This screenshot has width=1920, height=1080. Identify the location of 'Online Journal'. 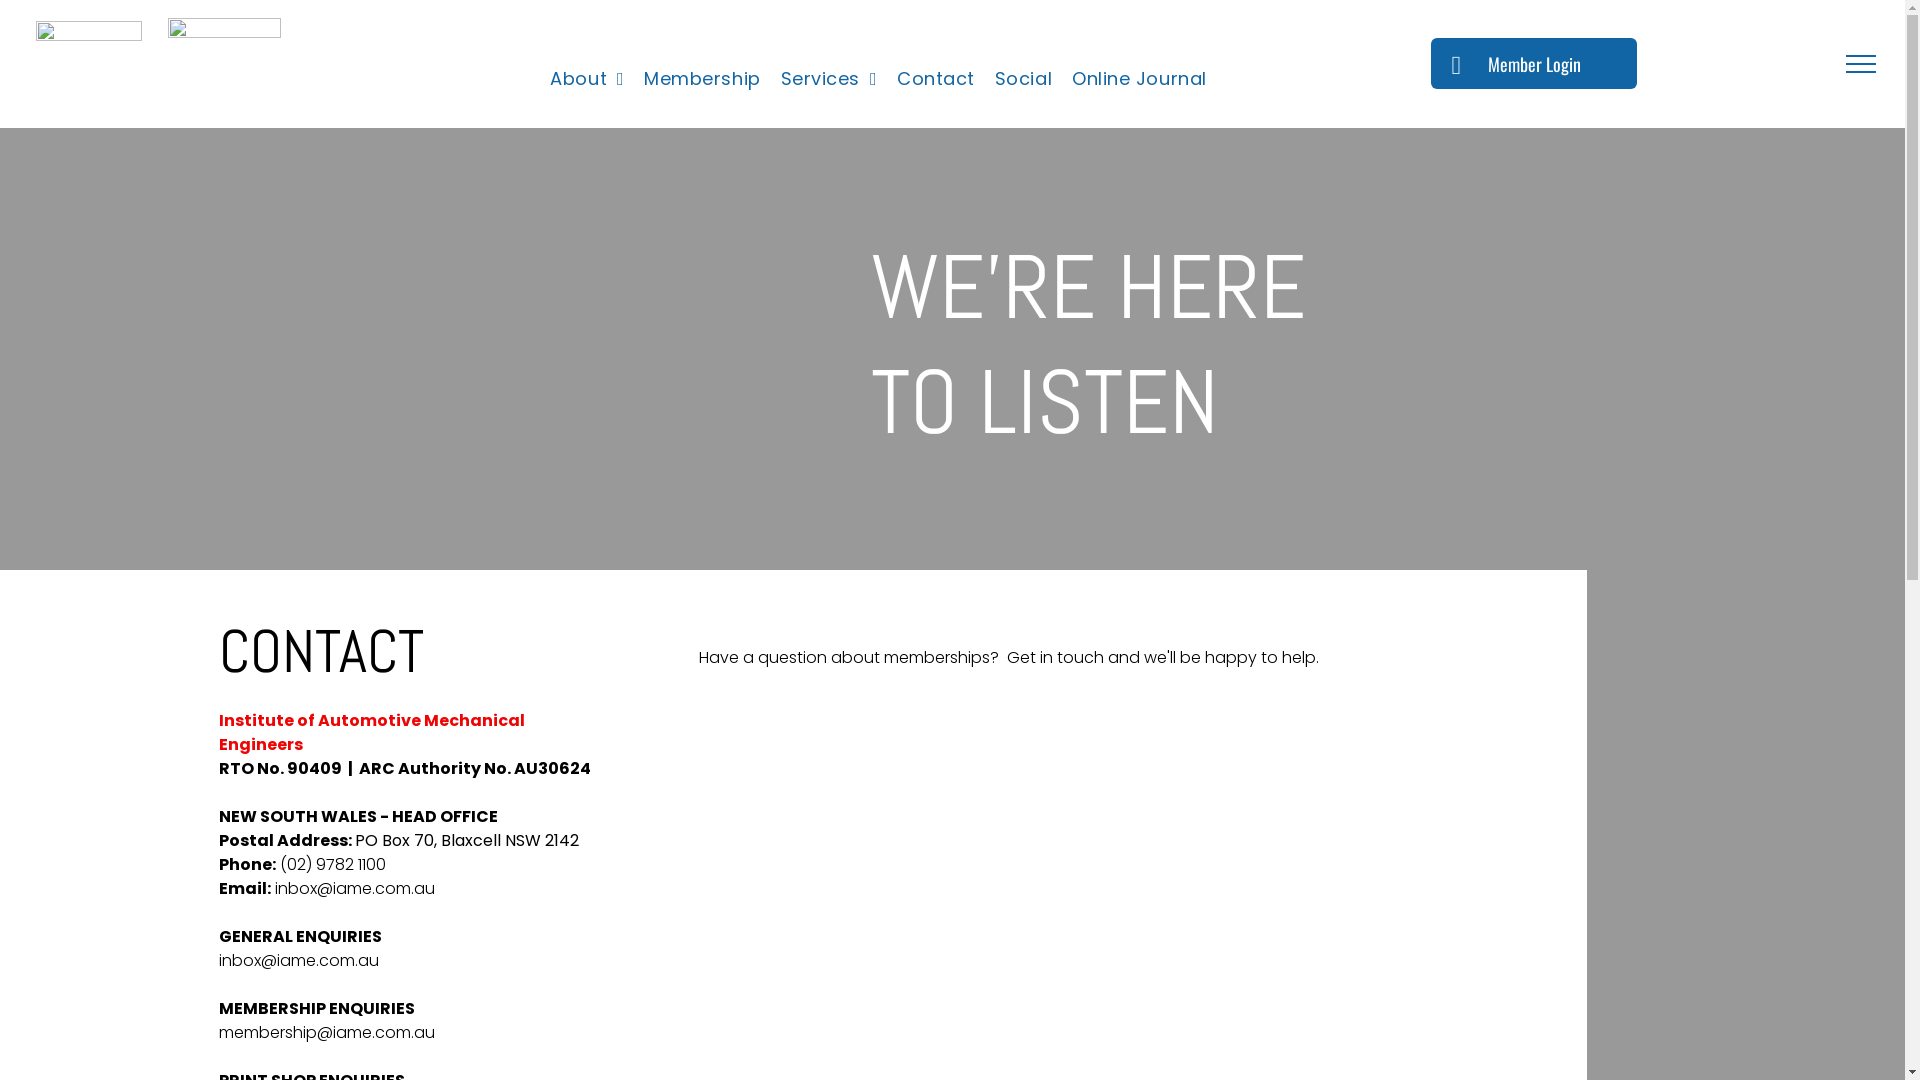
(1139, 77).